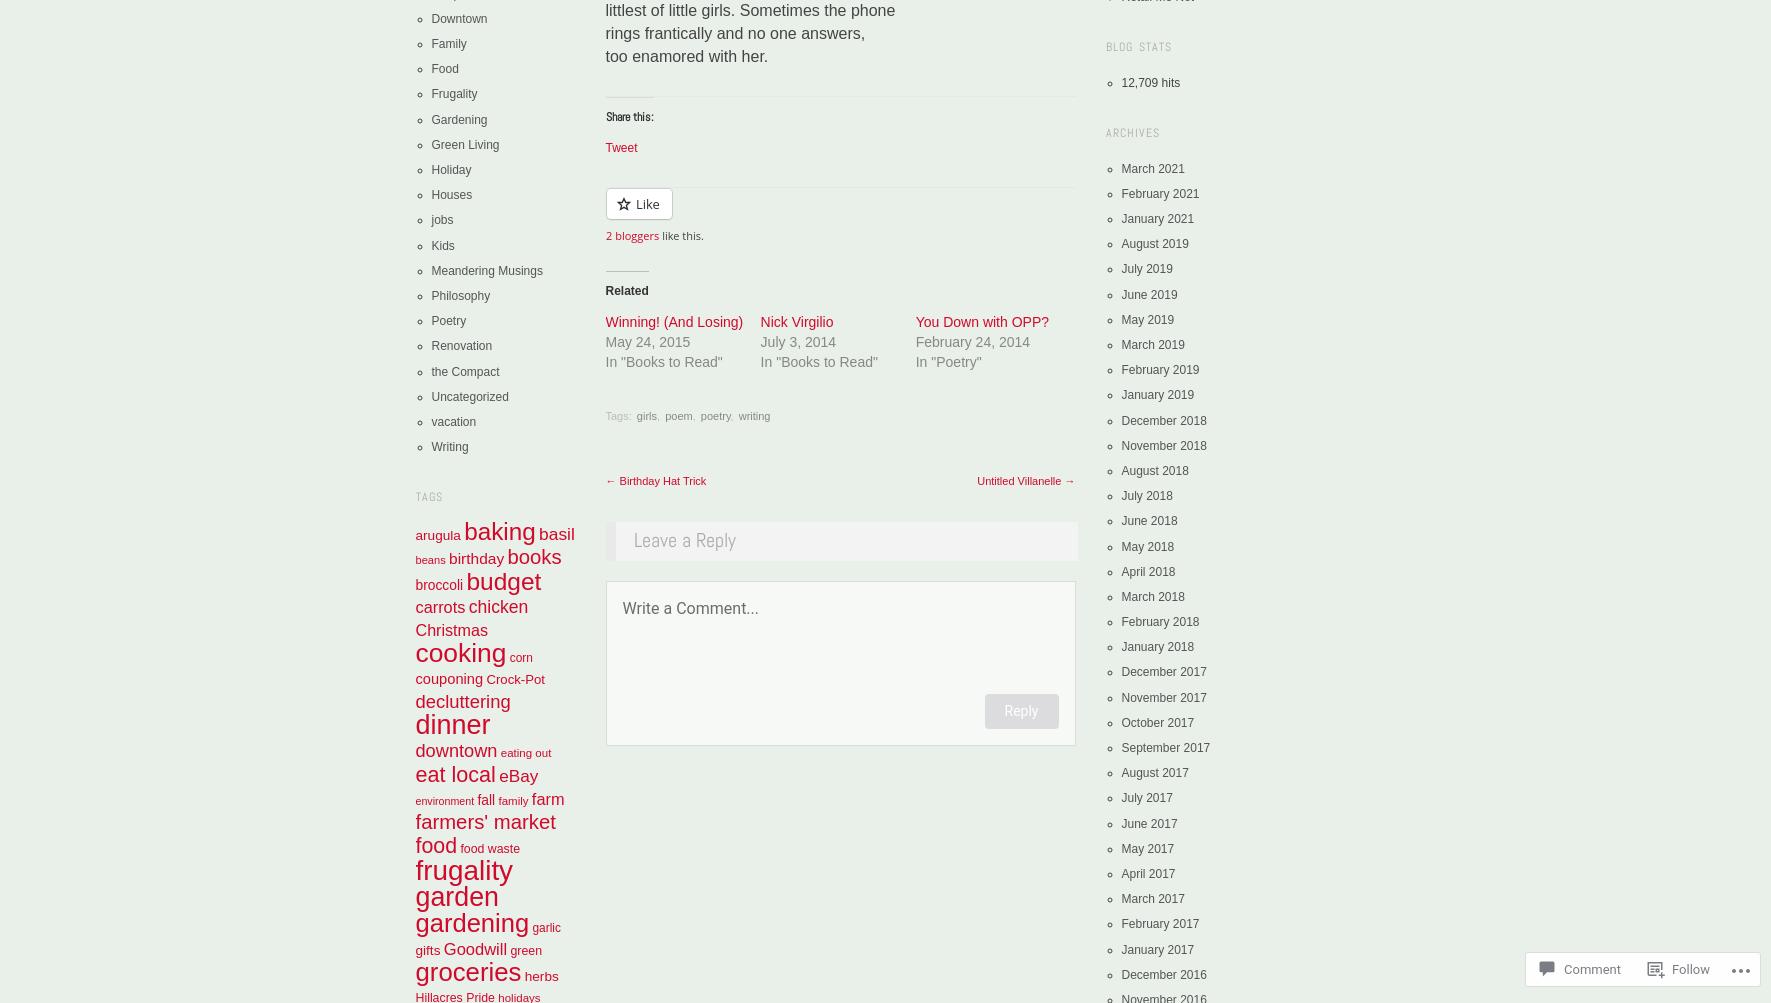 The width and height of the screenshot is (1771, 1003). I want to click on 'January 2021', so click(1157, 218).